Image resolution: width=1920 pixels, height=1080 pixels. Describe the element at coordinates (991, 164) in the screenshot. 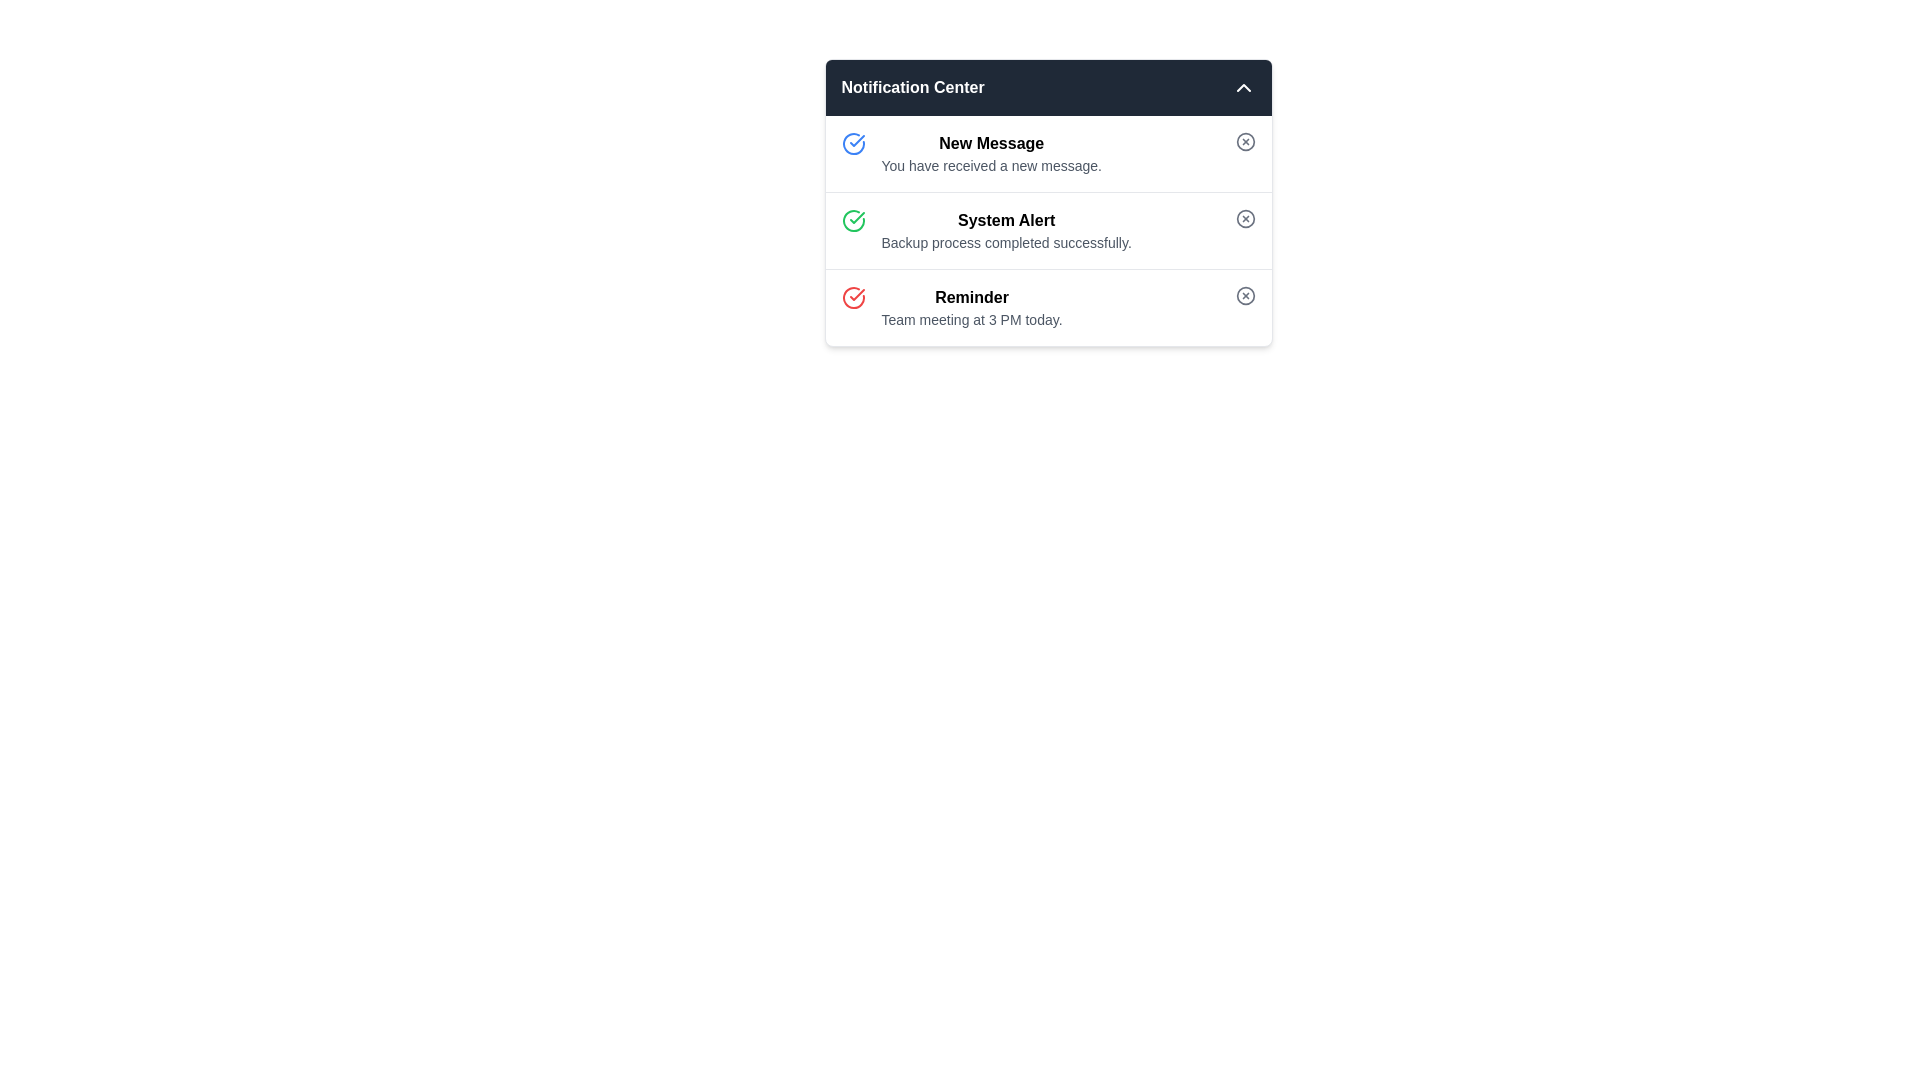

I see `the static text that reads 'You have received a new message.' located below the bold text 'New Message' in the first notification item` at that location.